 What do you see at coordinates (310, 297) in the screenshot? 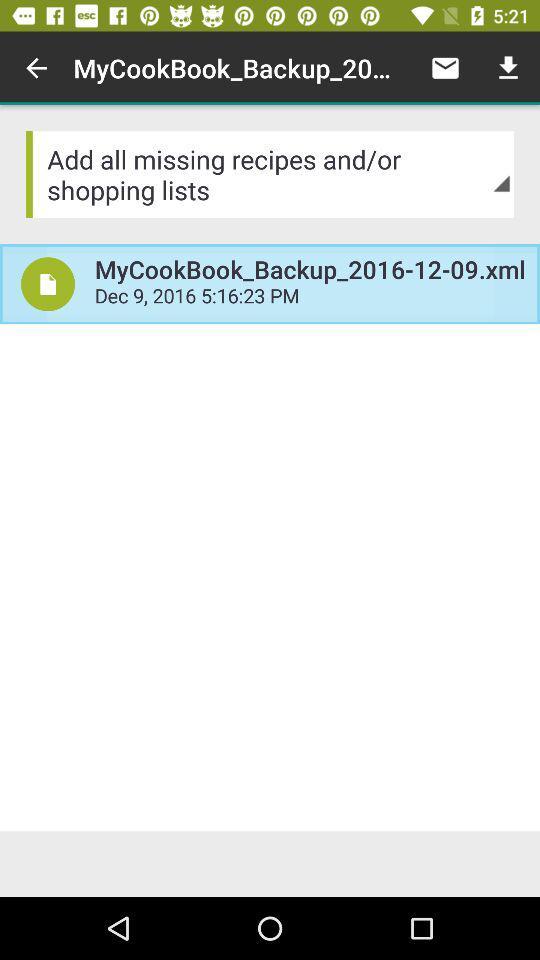
I see `dec 9 2016 icon` at bounding box center [310, 297].